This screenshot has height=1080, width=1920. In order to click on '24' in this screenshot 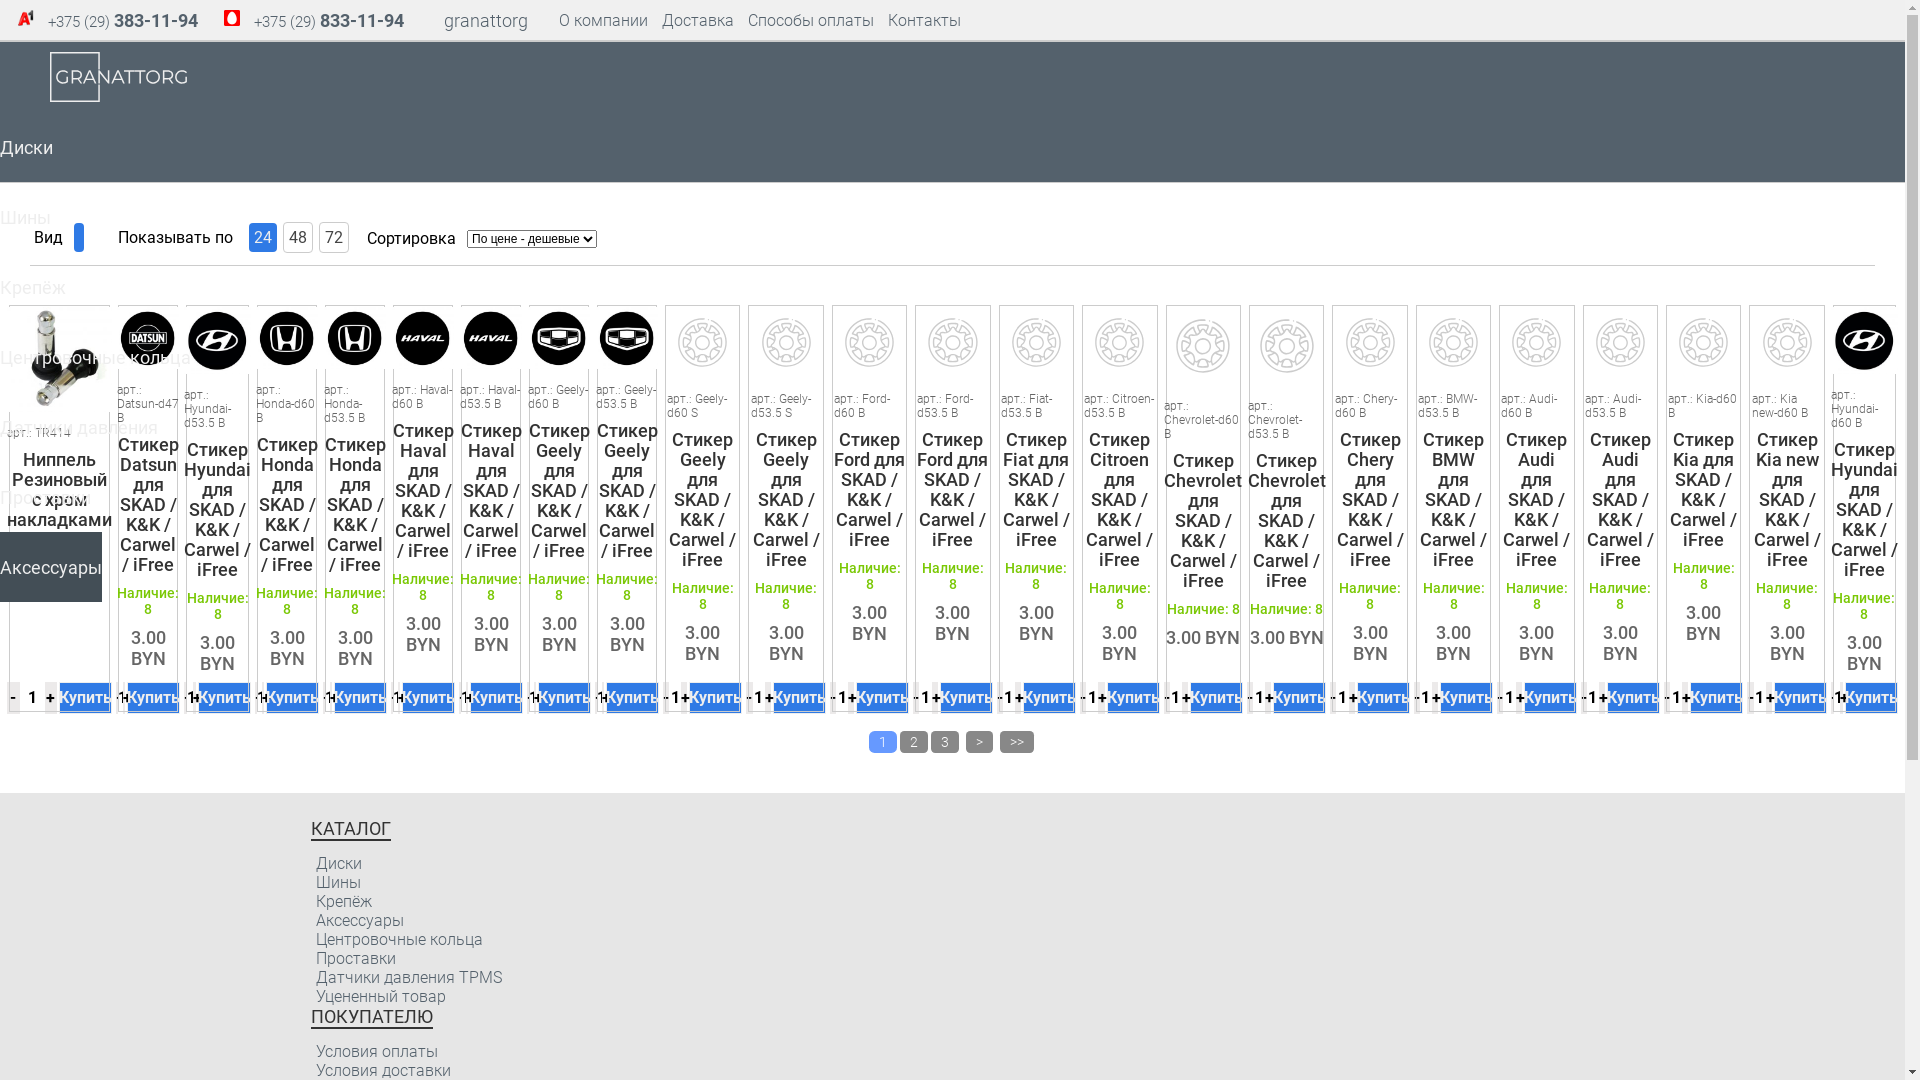, I will do `click(262, 236)`.